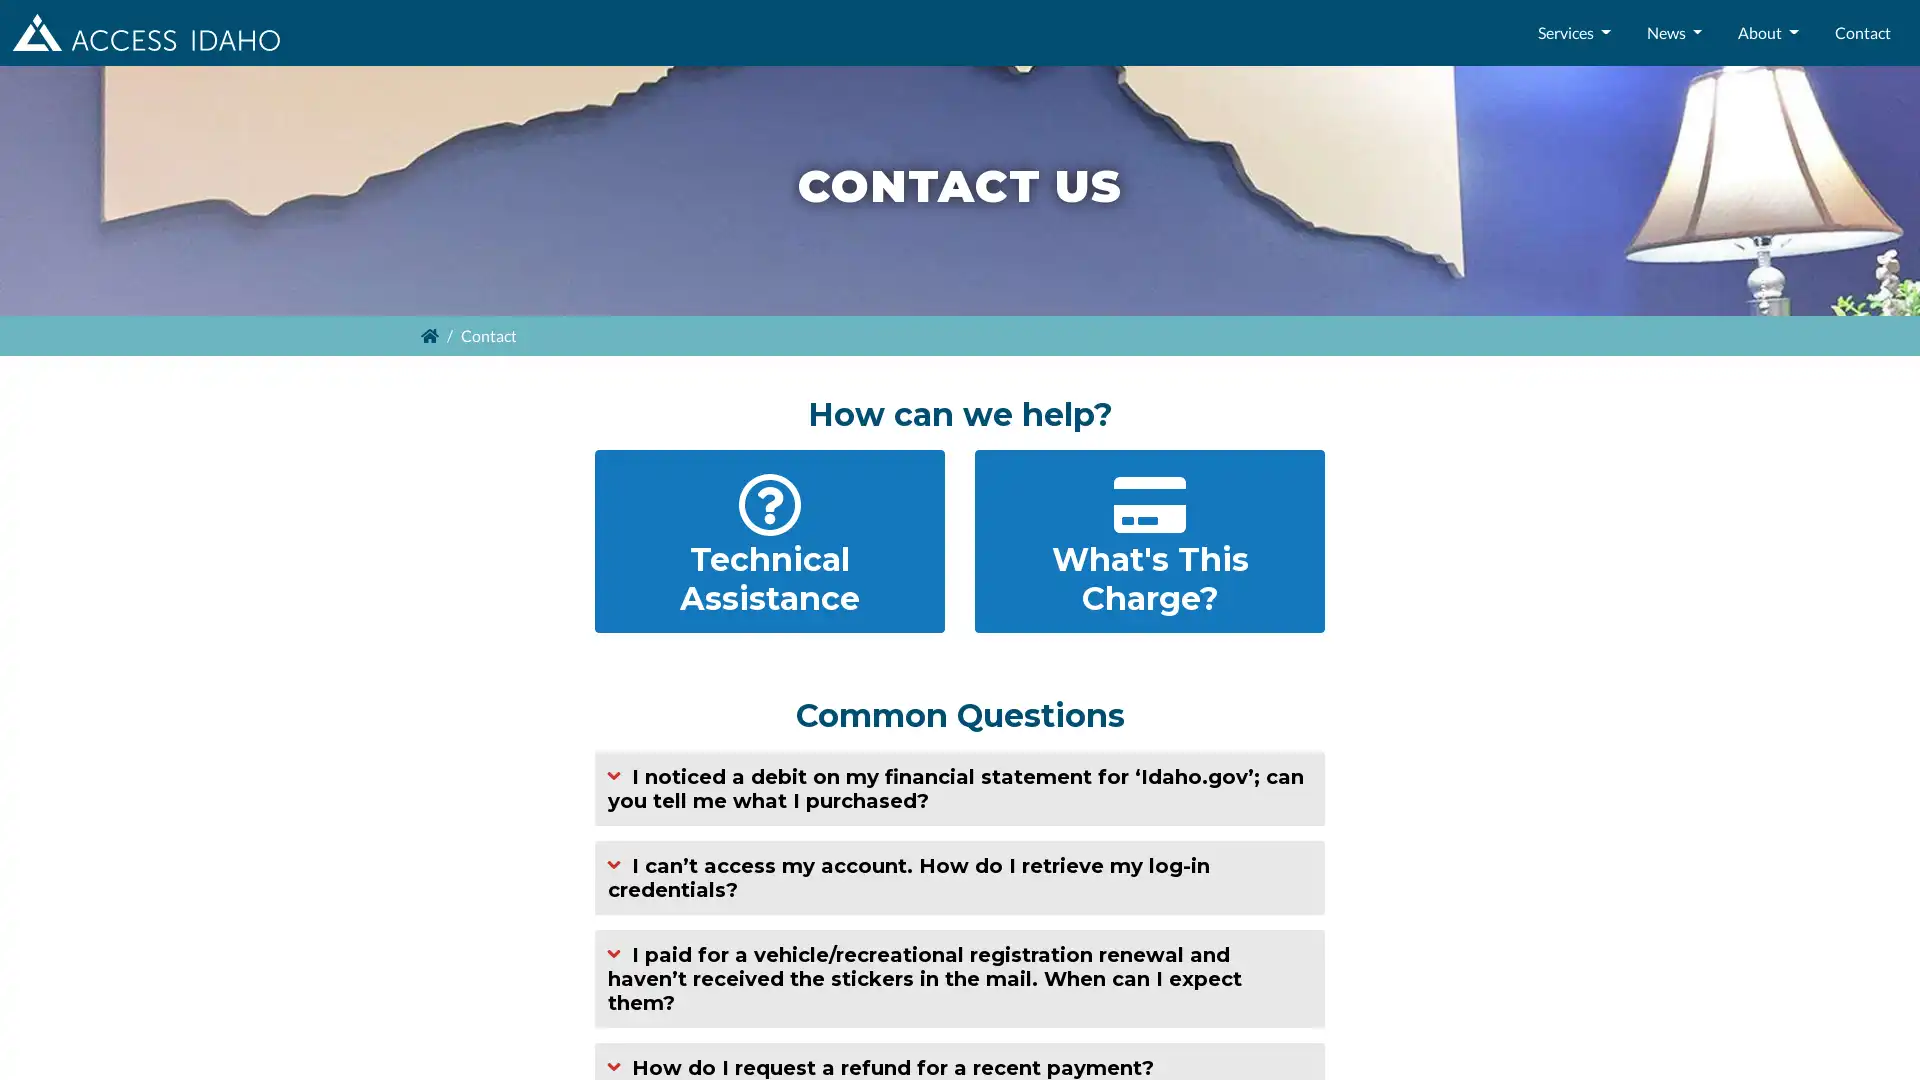  I want to click on I cant access my account. How do I retrieve my log-in credentials?, so click(960, 875).